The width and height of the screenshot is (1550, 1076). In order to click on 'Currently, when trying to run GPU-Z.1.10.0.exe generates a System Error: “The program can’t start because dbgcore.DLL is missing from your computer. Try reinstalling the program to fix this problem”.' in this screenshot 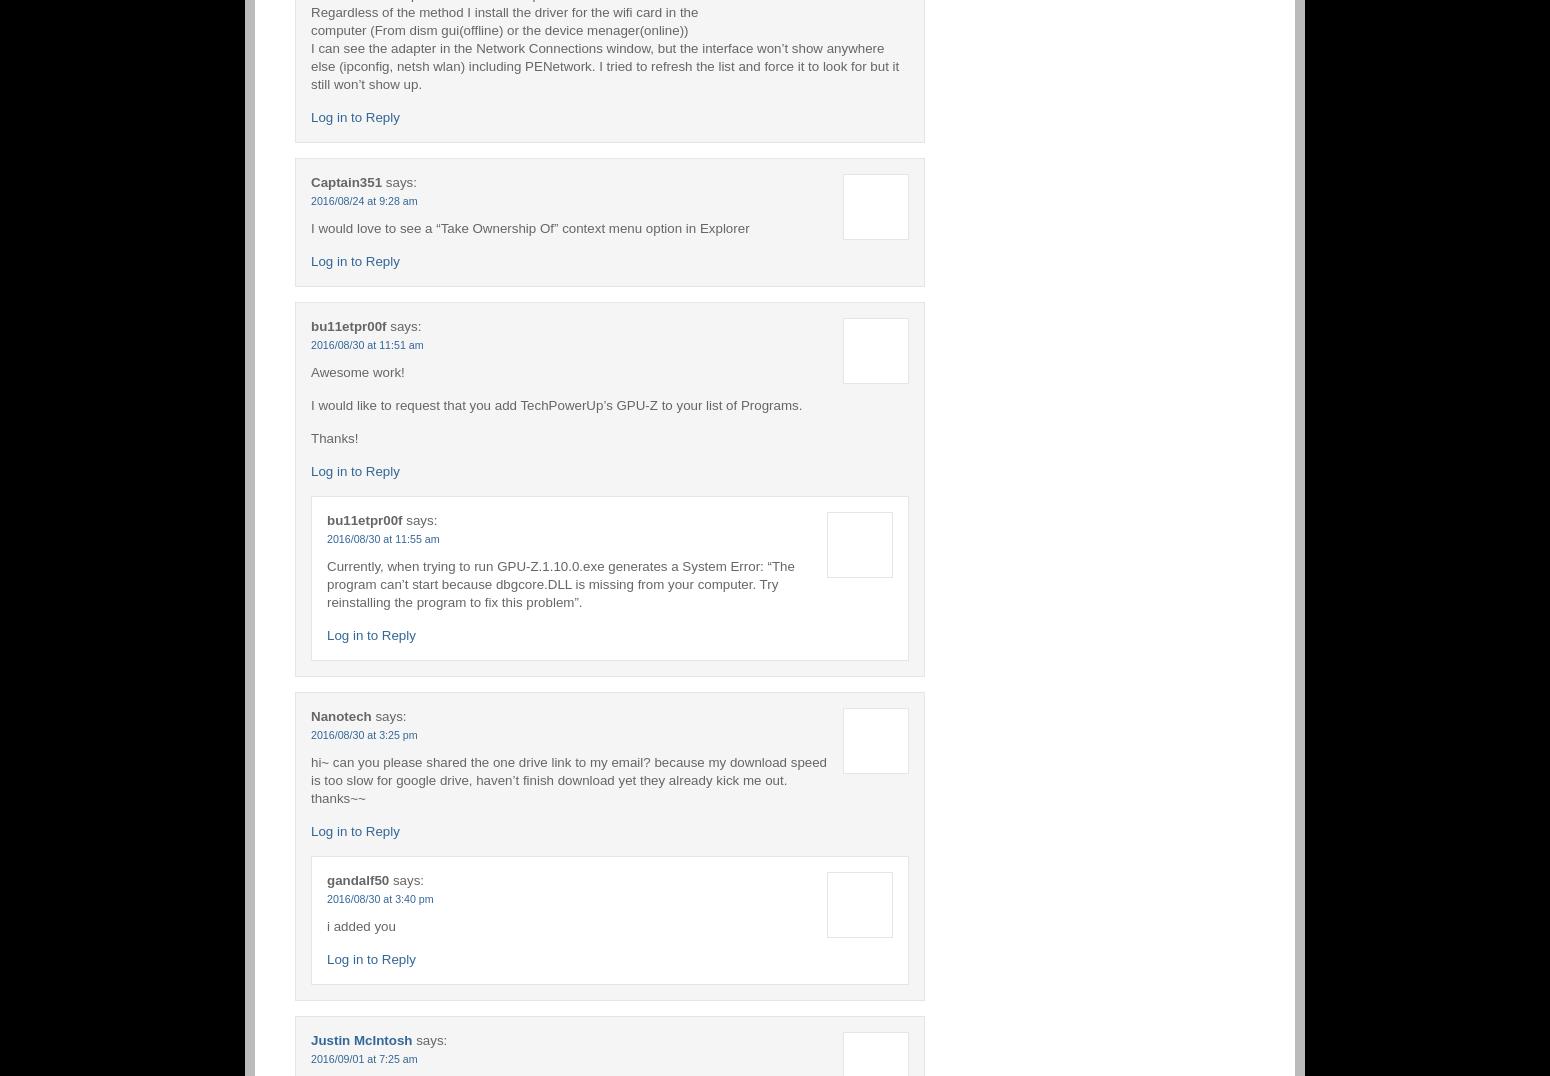, I will do `click(560, 582)`.